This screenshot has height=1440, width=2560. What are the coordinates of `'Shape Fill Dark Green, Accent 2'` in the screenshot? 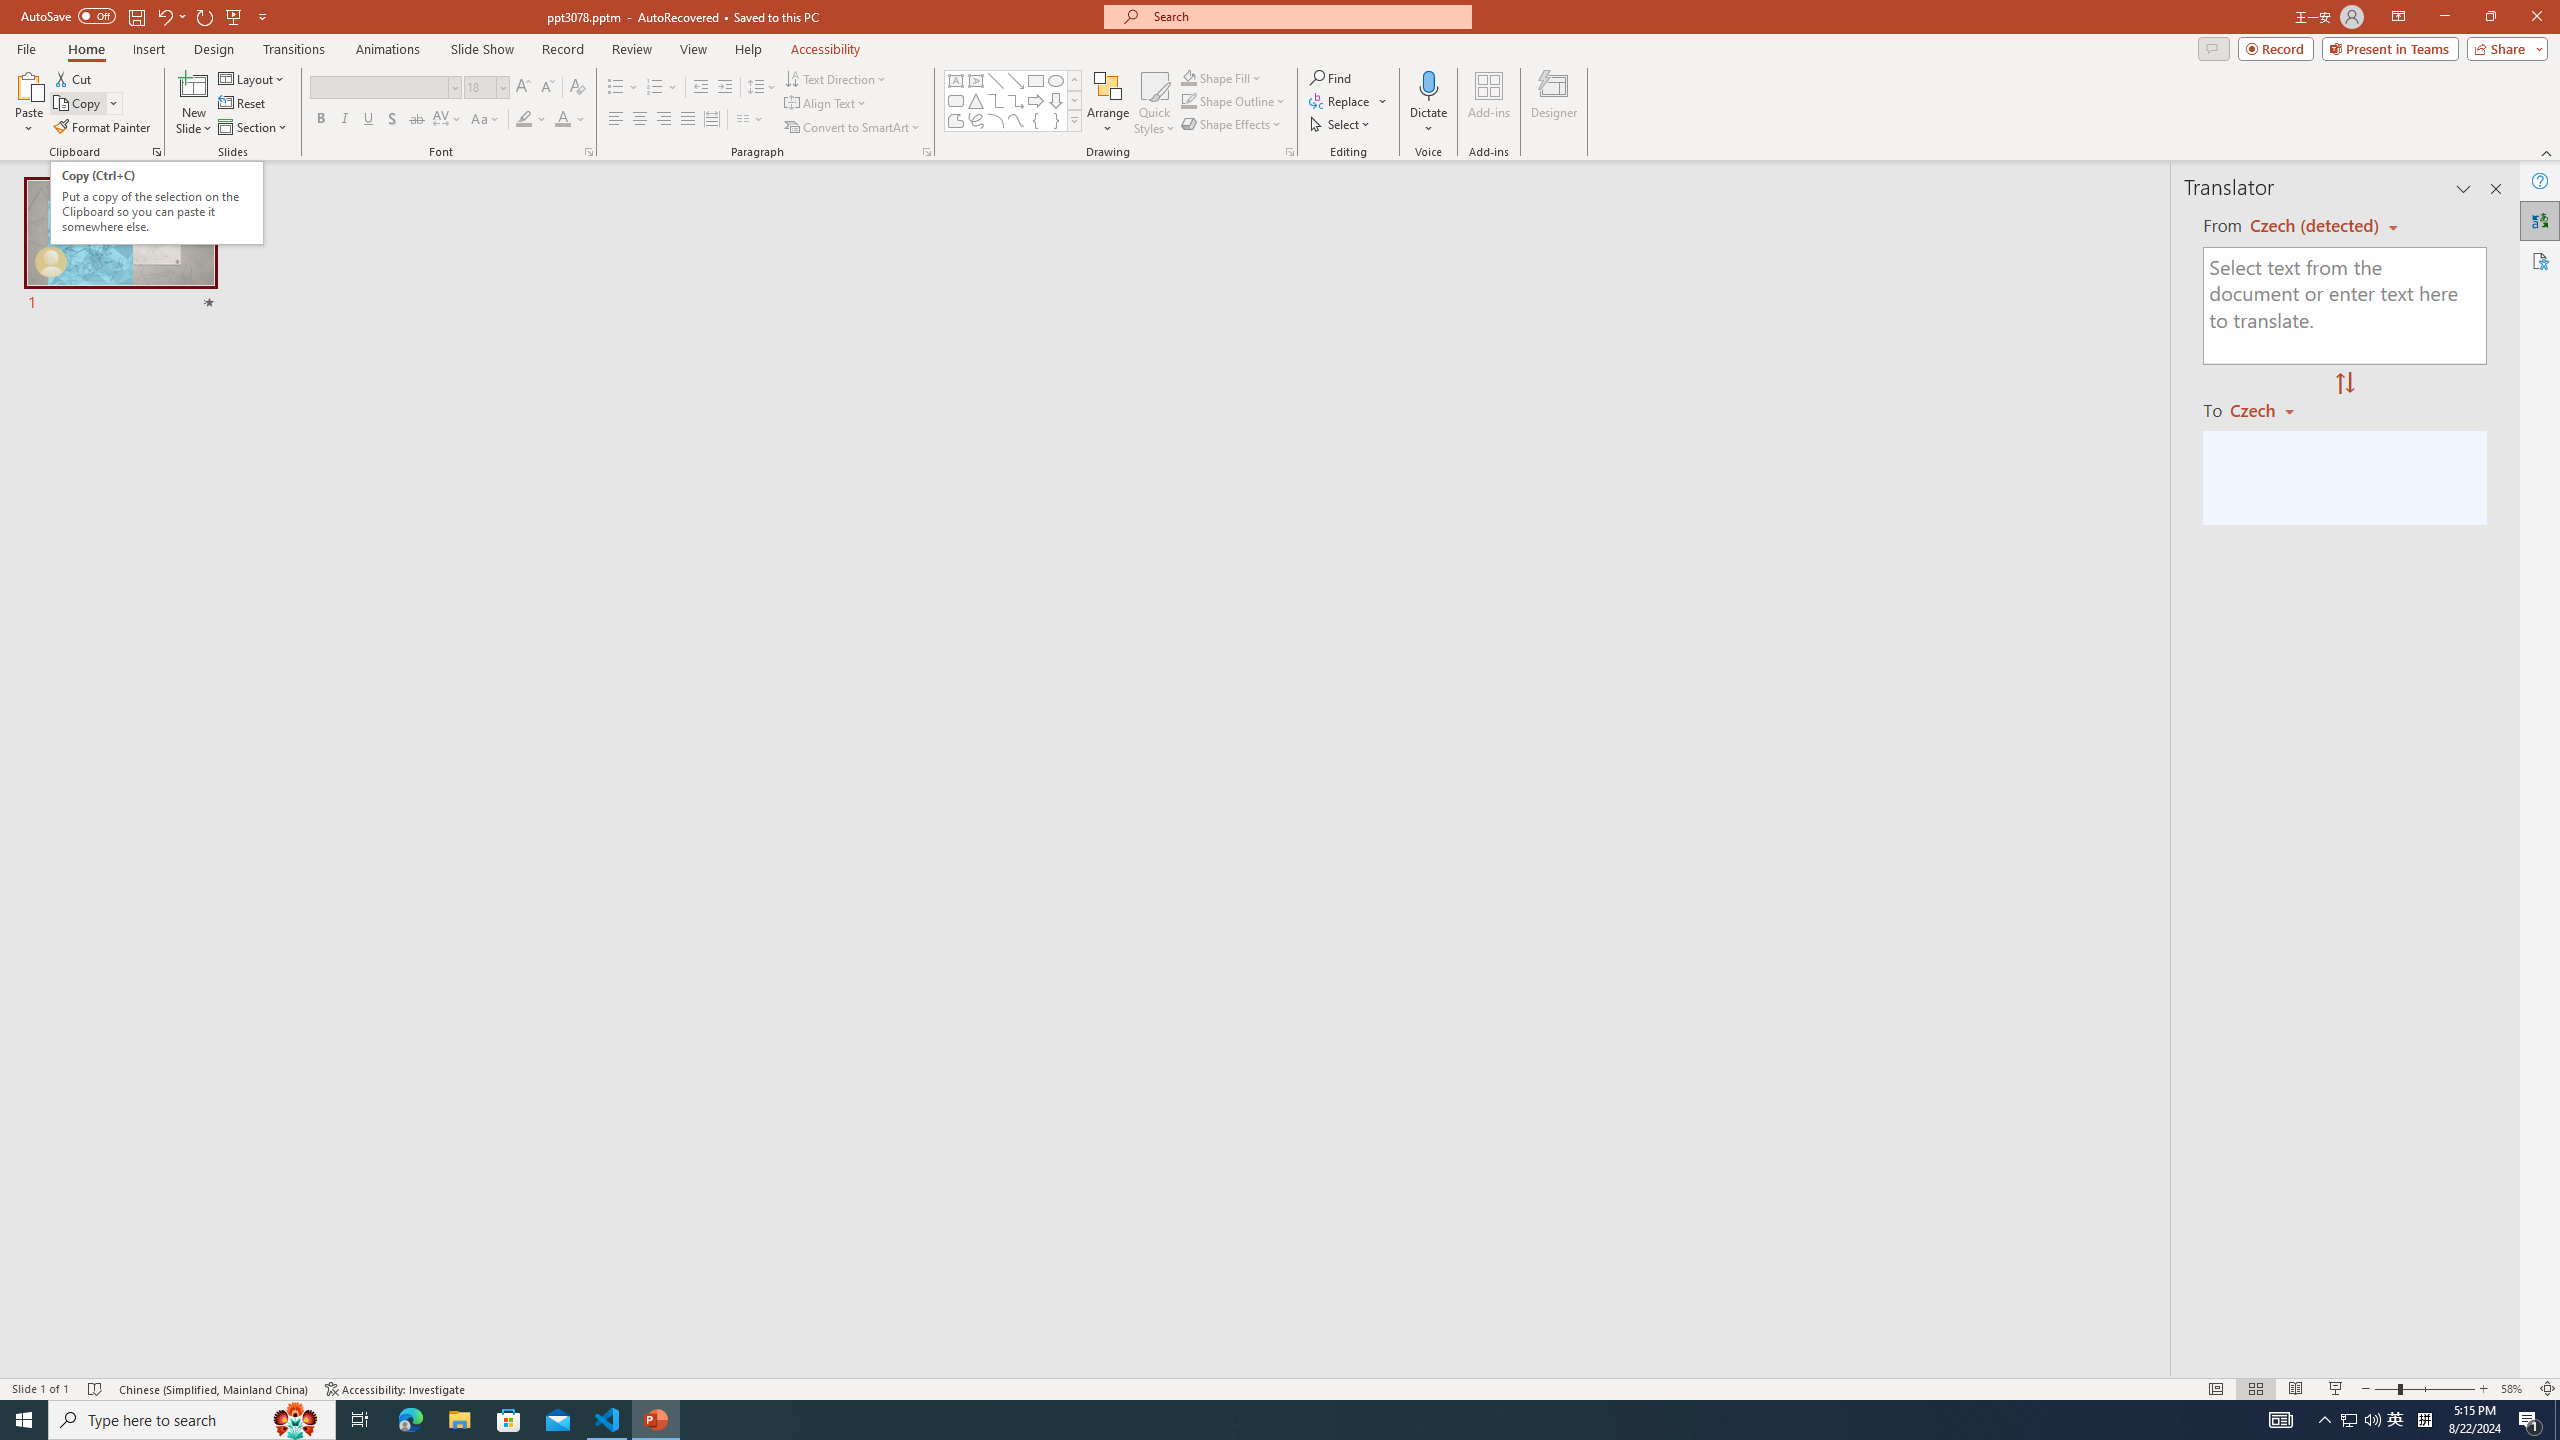 It's located at (1189, 77).